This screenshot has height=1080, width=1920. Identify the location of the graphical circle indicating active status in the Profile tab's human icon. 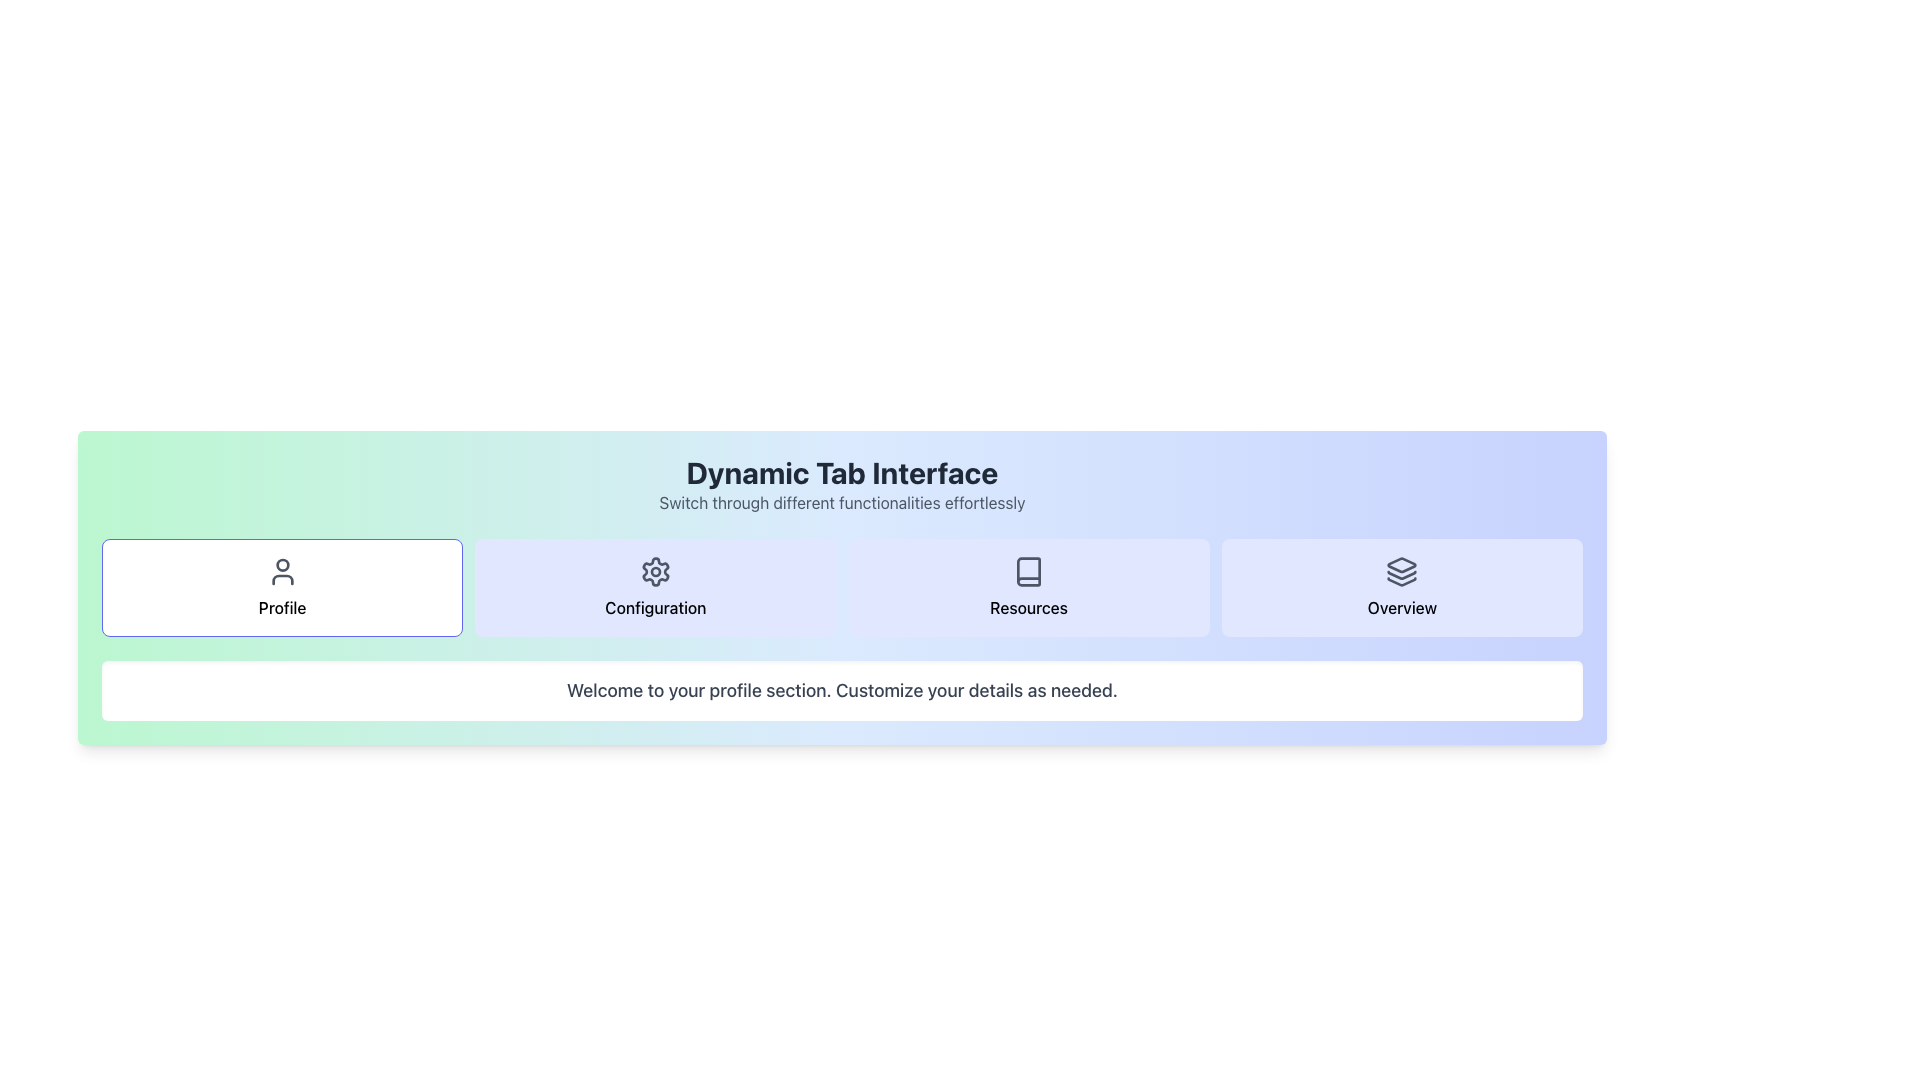
(281, 565).